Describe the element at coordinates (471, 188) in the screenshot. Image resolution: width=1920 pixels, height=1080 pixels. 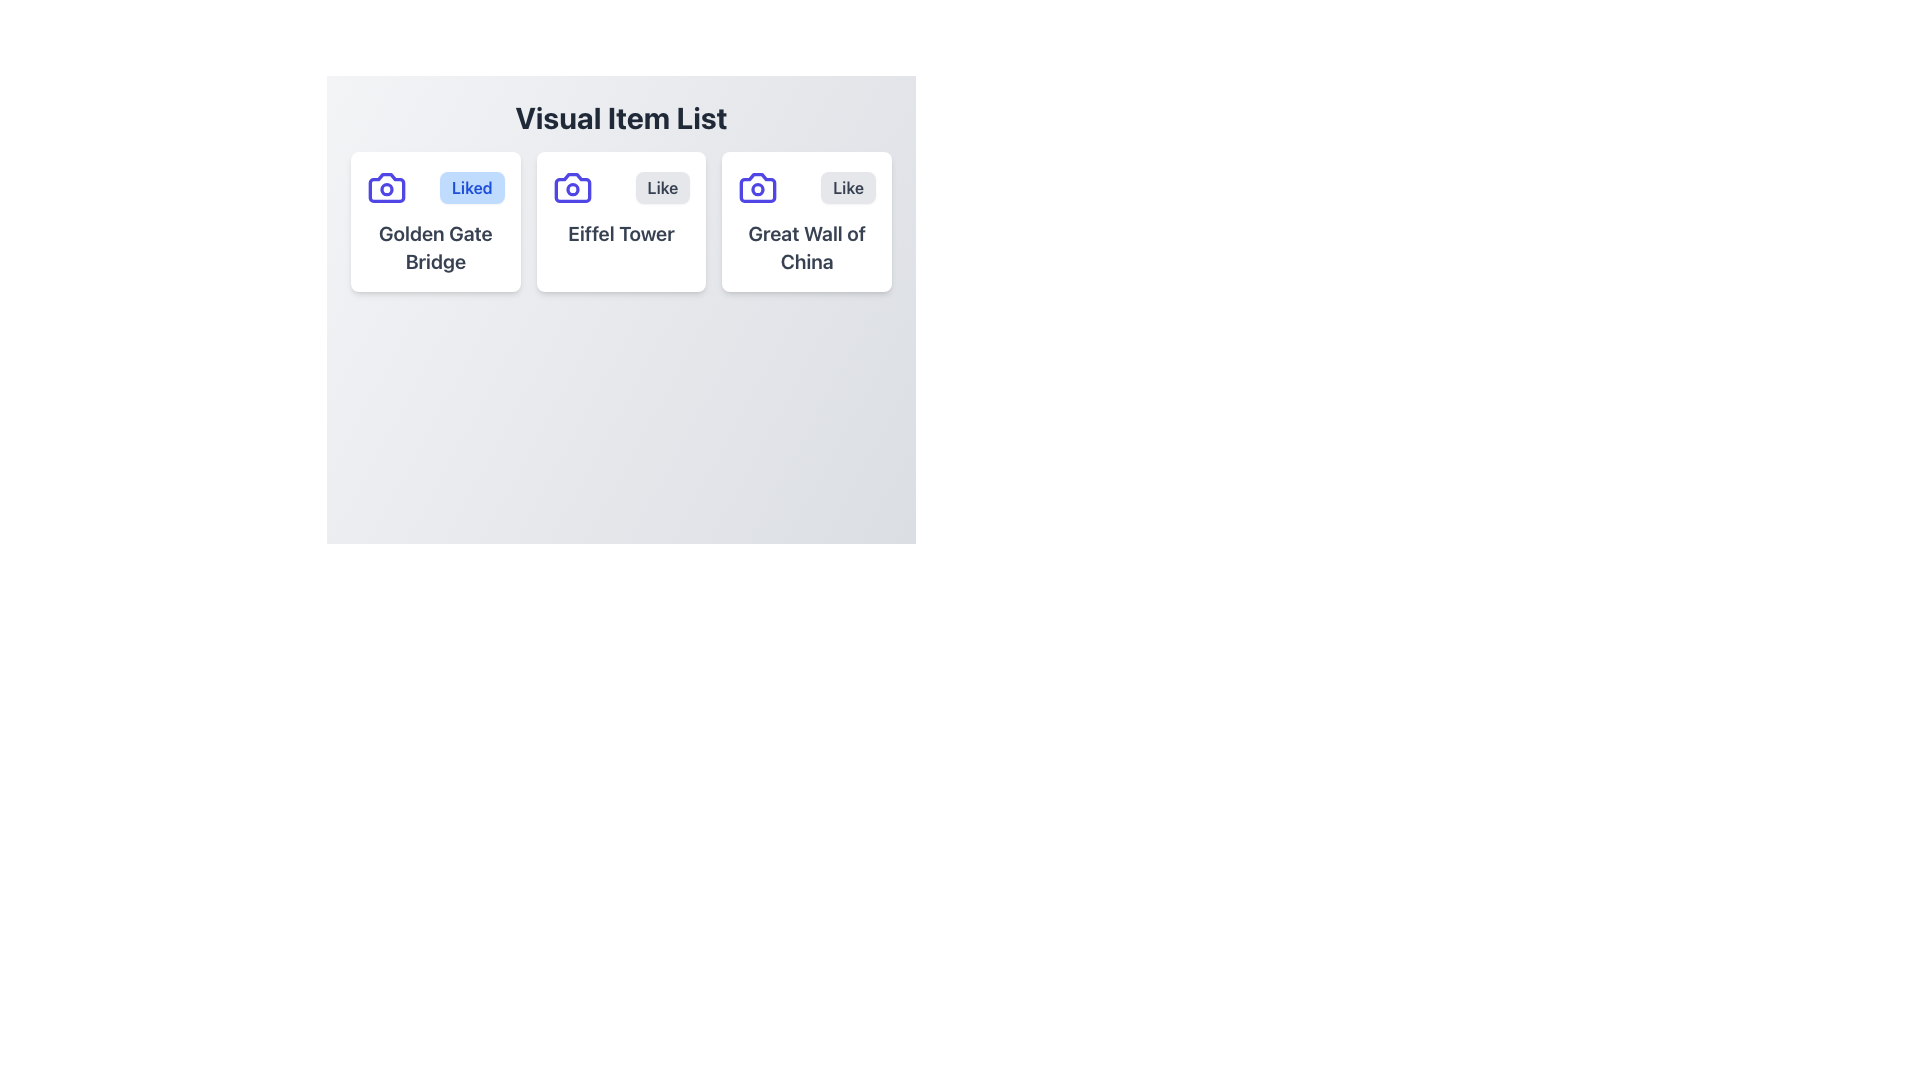
I see `the button that confirms a 'Liked' status for the content associated with the text 'Golden Gate Bridge' in the top-left card of the list layout` at that location.